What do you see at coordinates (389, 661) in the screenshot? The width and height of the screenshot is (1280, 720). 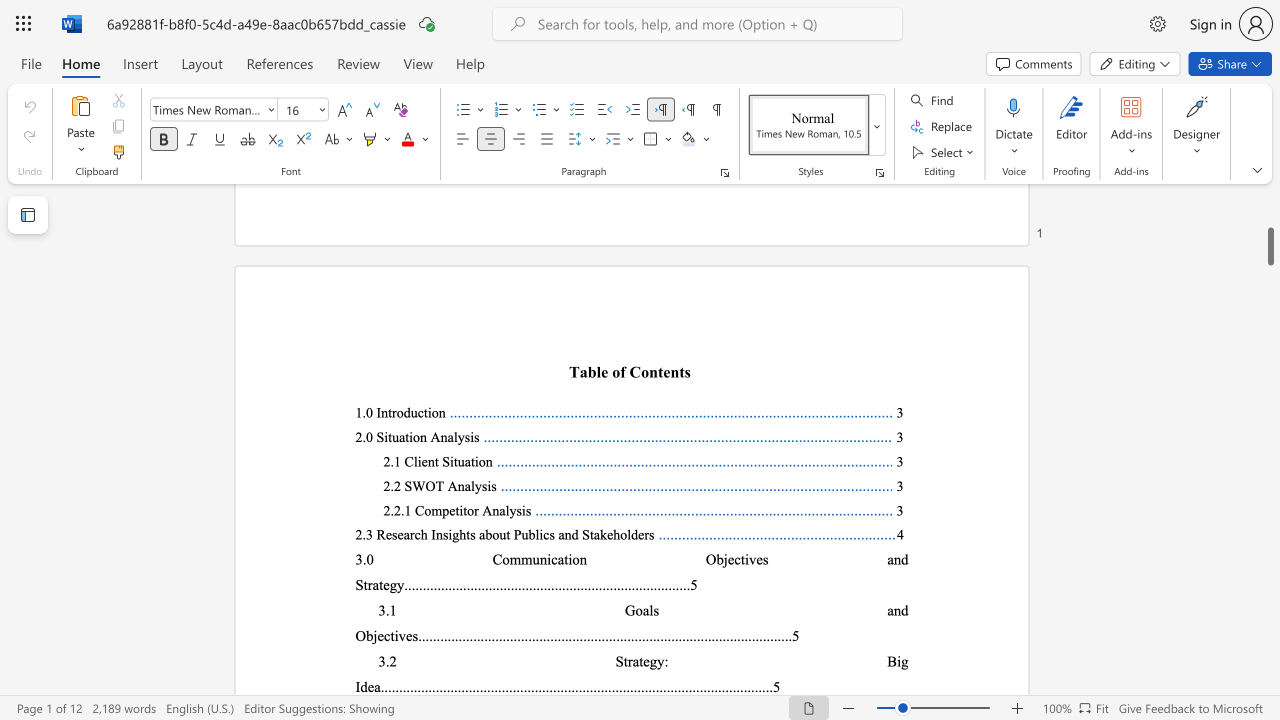 I see `the subset text "2 Strat" within the text "3.2 Strategy: Big Idea"` at bounding box center [389, 661].